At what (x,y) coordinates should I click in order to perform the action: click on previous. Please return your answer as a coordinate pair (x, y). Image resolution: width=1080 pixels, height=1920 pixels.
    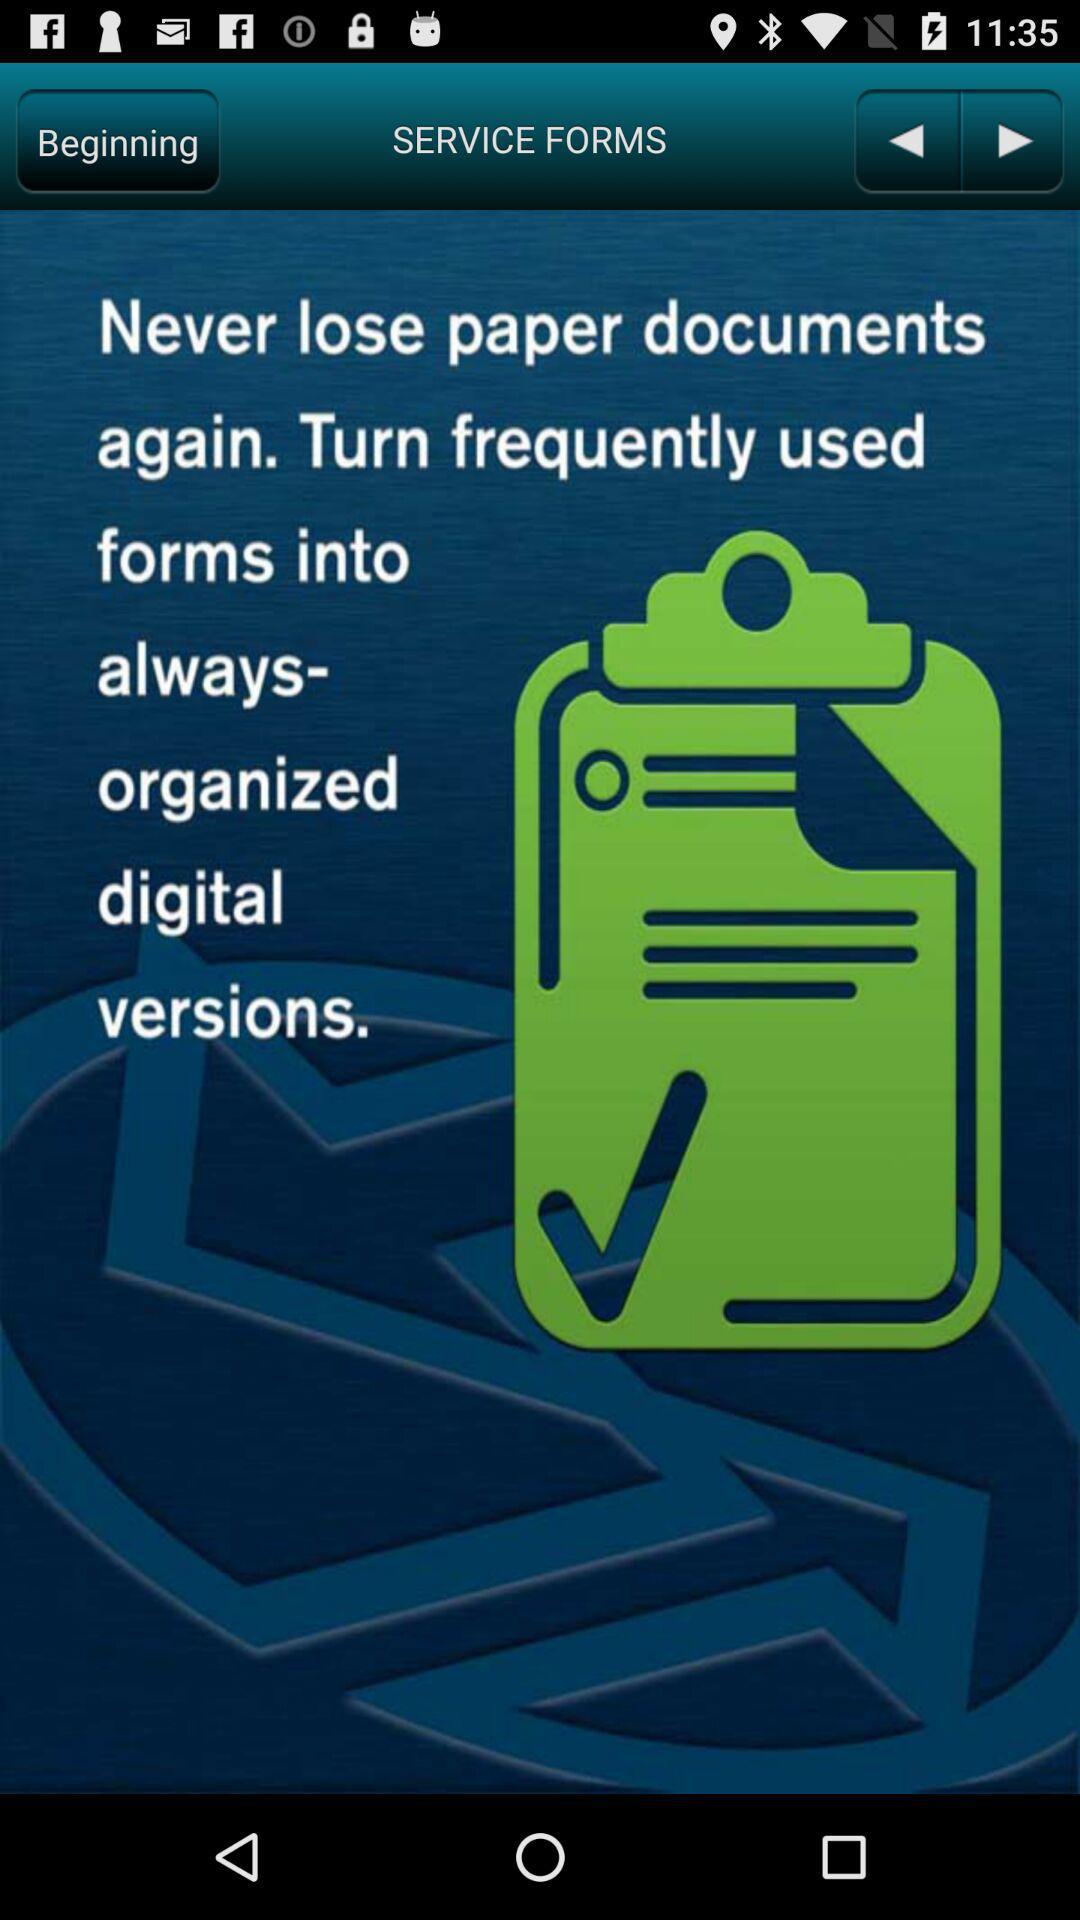
    Looking at the image, I should click on (906, 140).